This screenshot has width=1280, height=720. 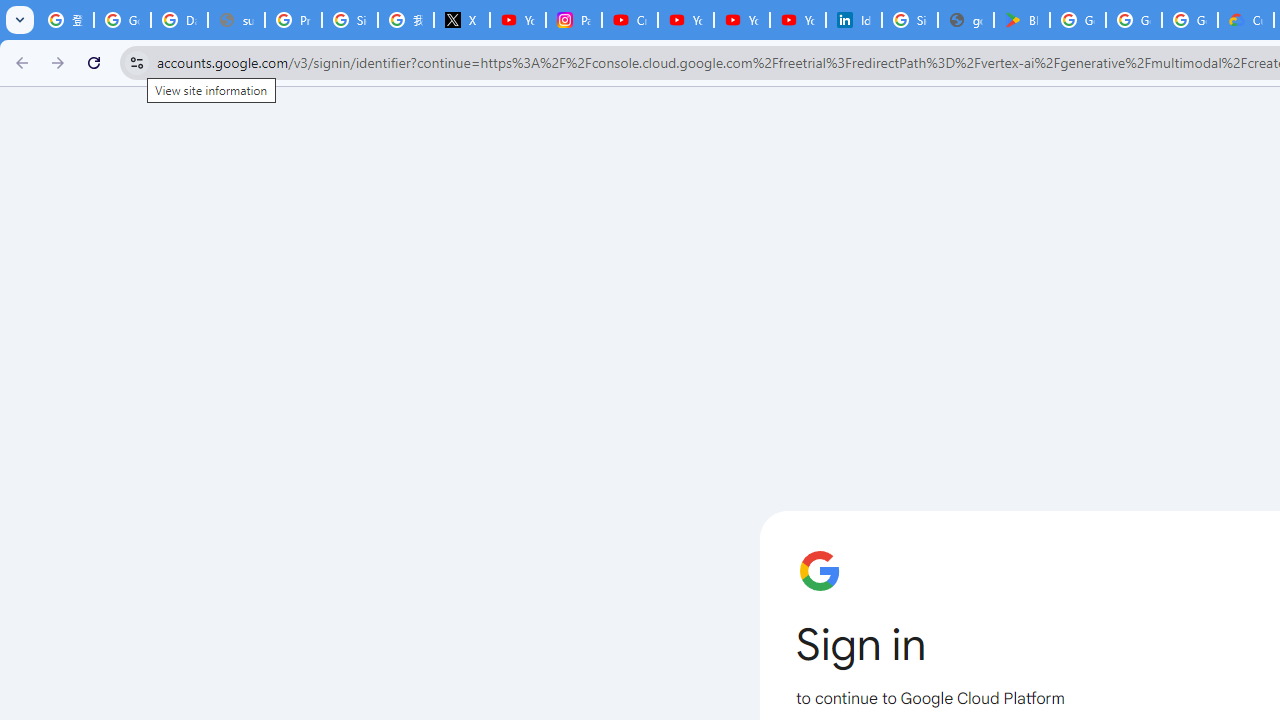 I want to click on 'Google Workspace - Specific Terms', so click(x=1134, y=20).